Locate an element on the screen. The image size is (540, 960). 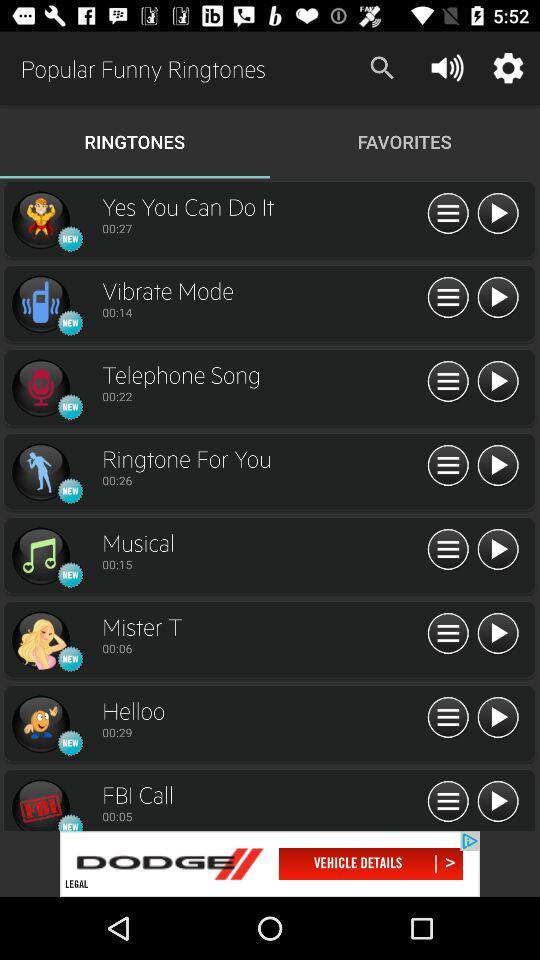
get the ringtone is located at coordinates (40, 639).